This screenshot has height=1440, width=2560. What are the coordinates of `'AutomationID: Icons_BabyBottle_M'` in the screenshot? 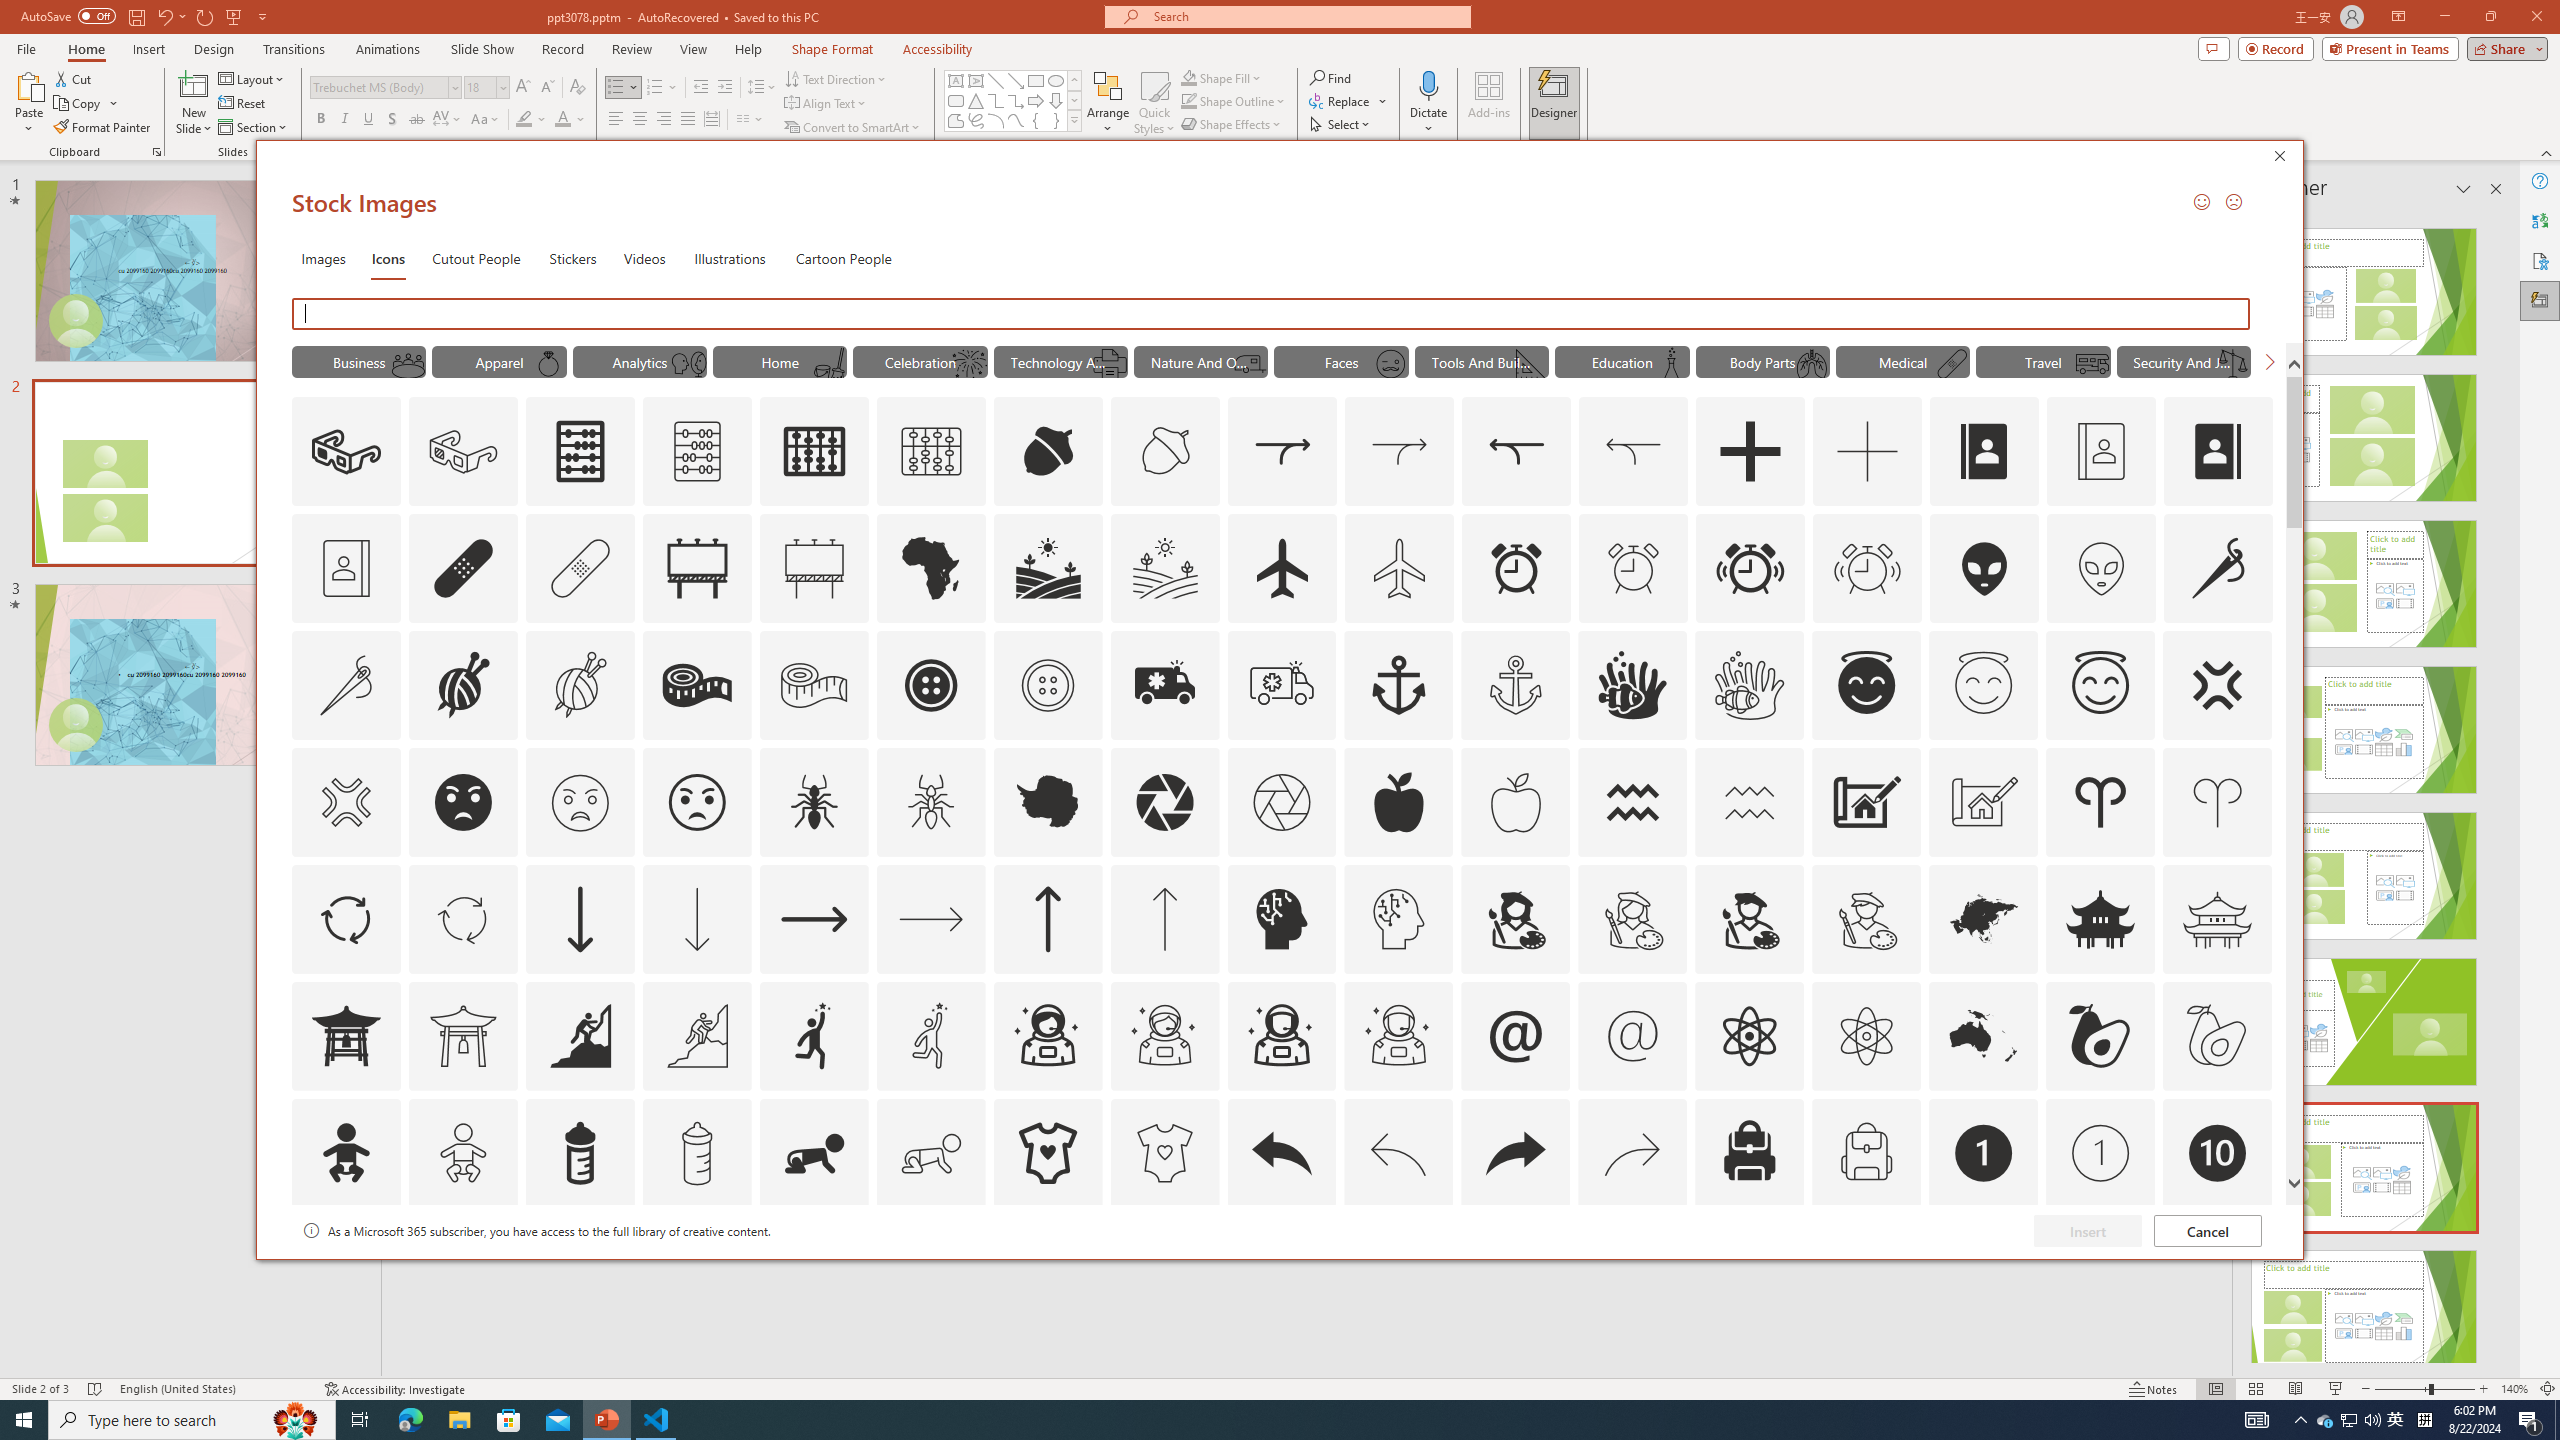 It's located at (696, 1152).